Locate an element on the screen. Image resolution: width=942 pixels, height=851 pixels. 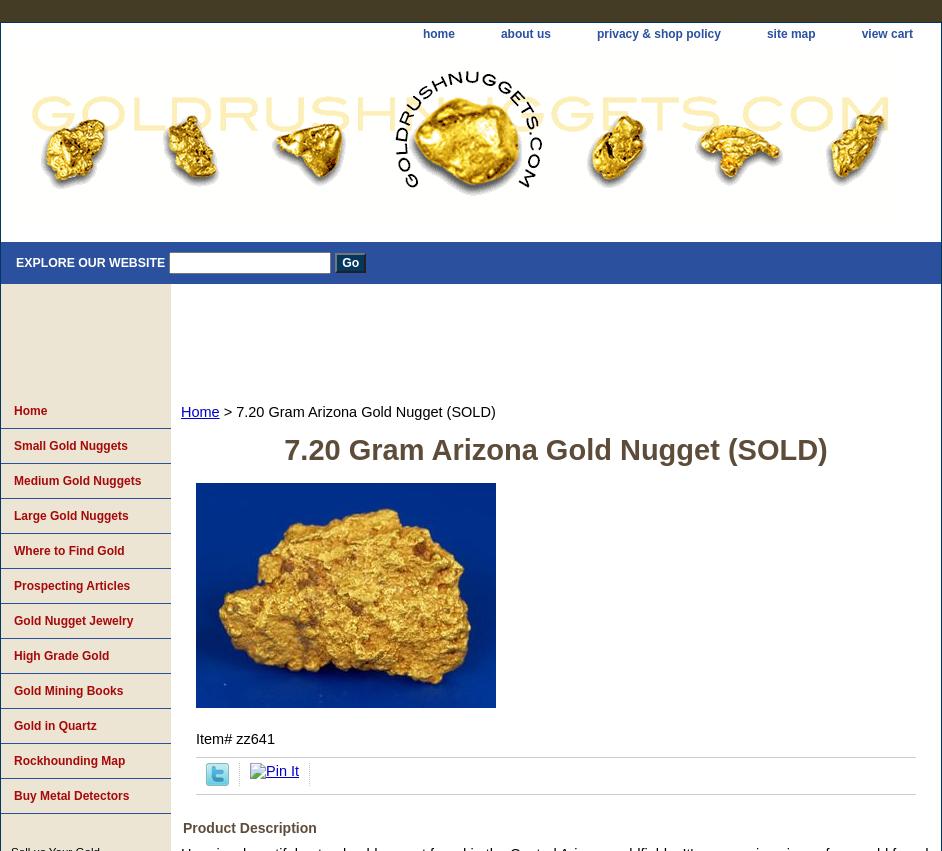
'site map' is located at coordinates (790, 33).